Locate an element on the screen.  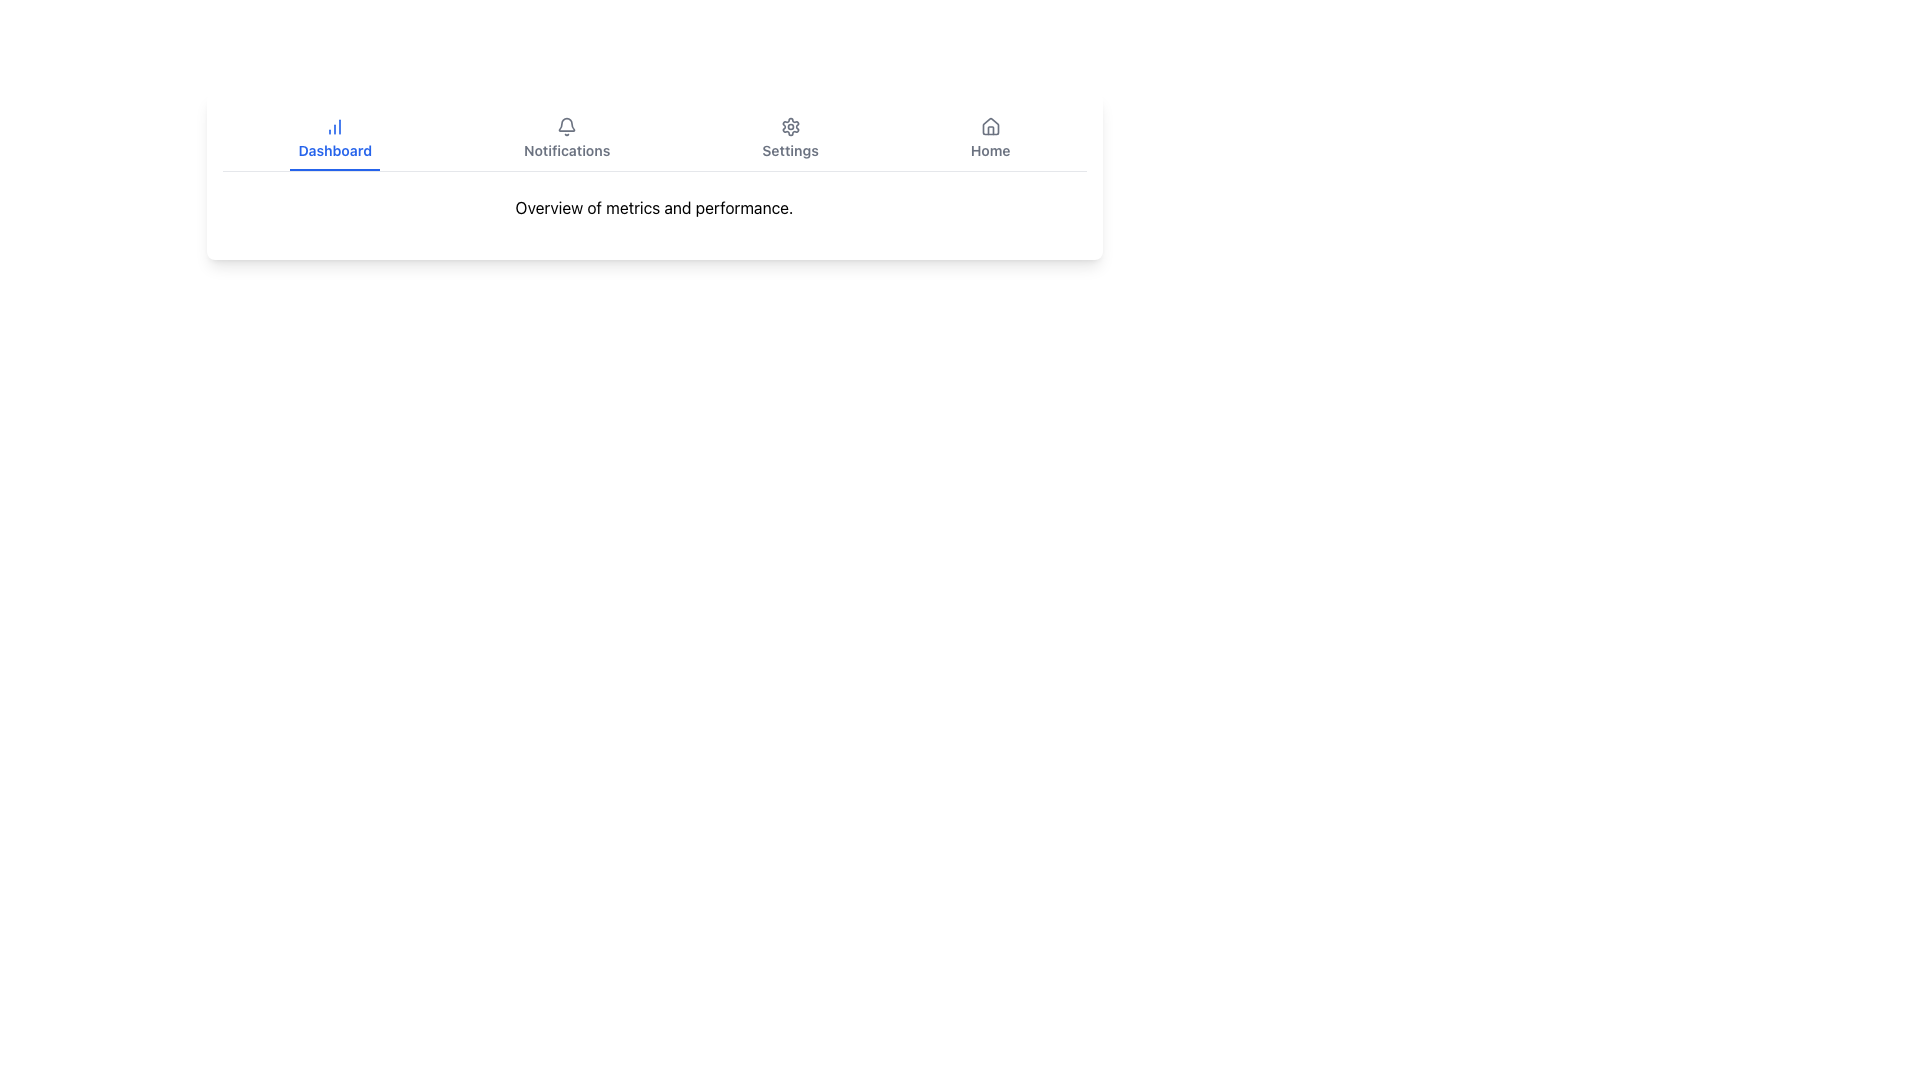
the navigation button for accessing or viewing notifications is located at coordinates (565, 138).